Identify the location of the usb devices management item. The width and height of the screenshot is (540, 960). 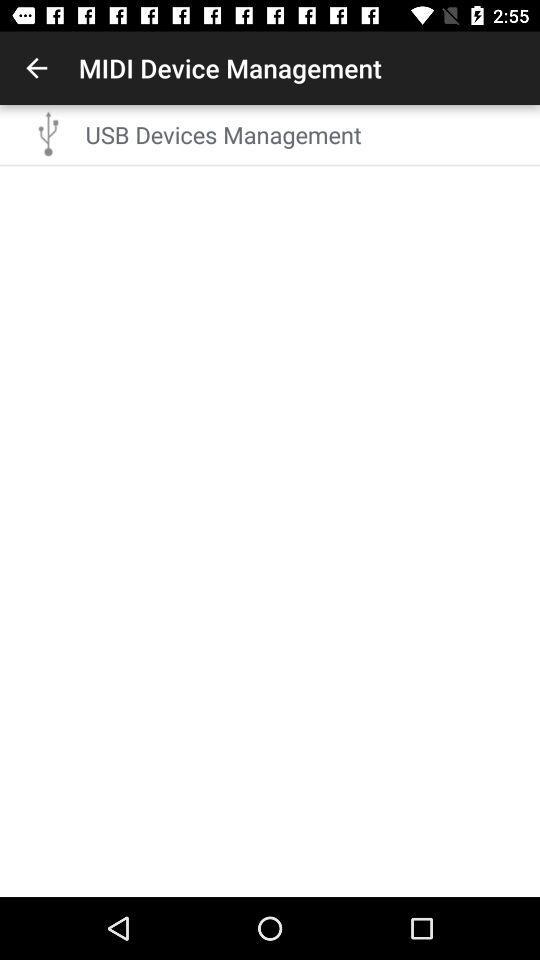
(306, 133).